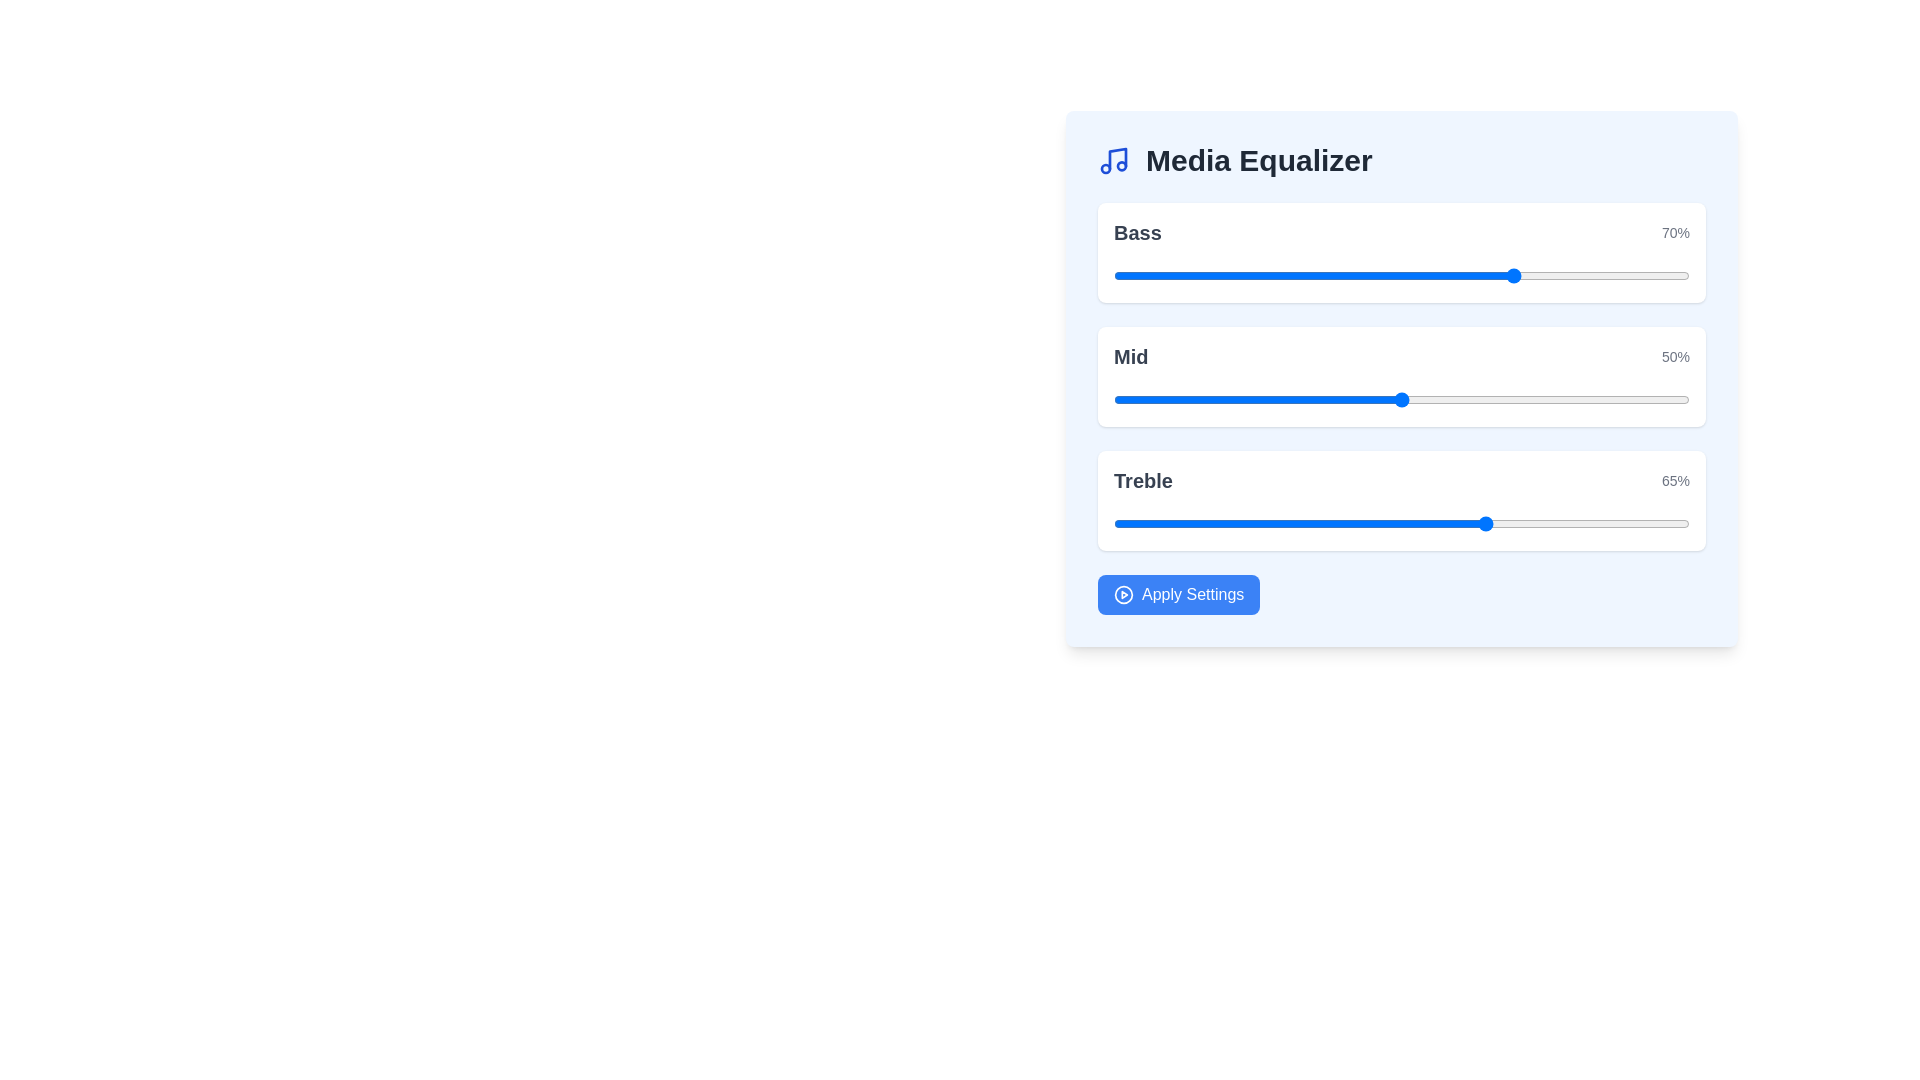 The width and height of the screenshot is (1920, 1080). I want to click on the visual representation of the music-related icon located in the top-left corner of the interface, adjacent to the text 'Media Equalizer', so click(1117, 157).